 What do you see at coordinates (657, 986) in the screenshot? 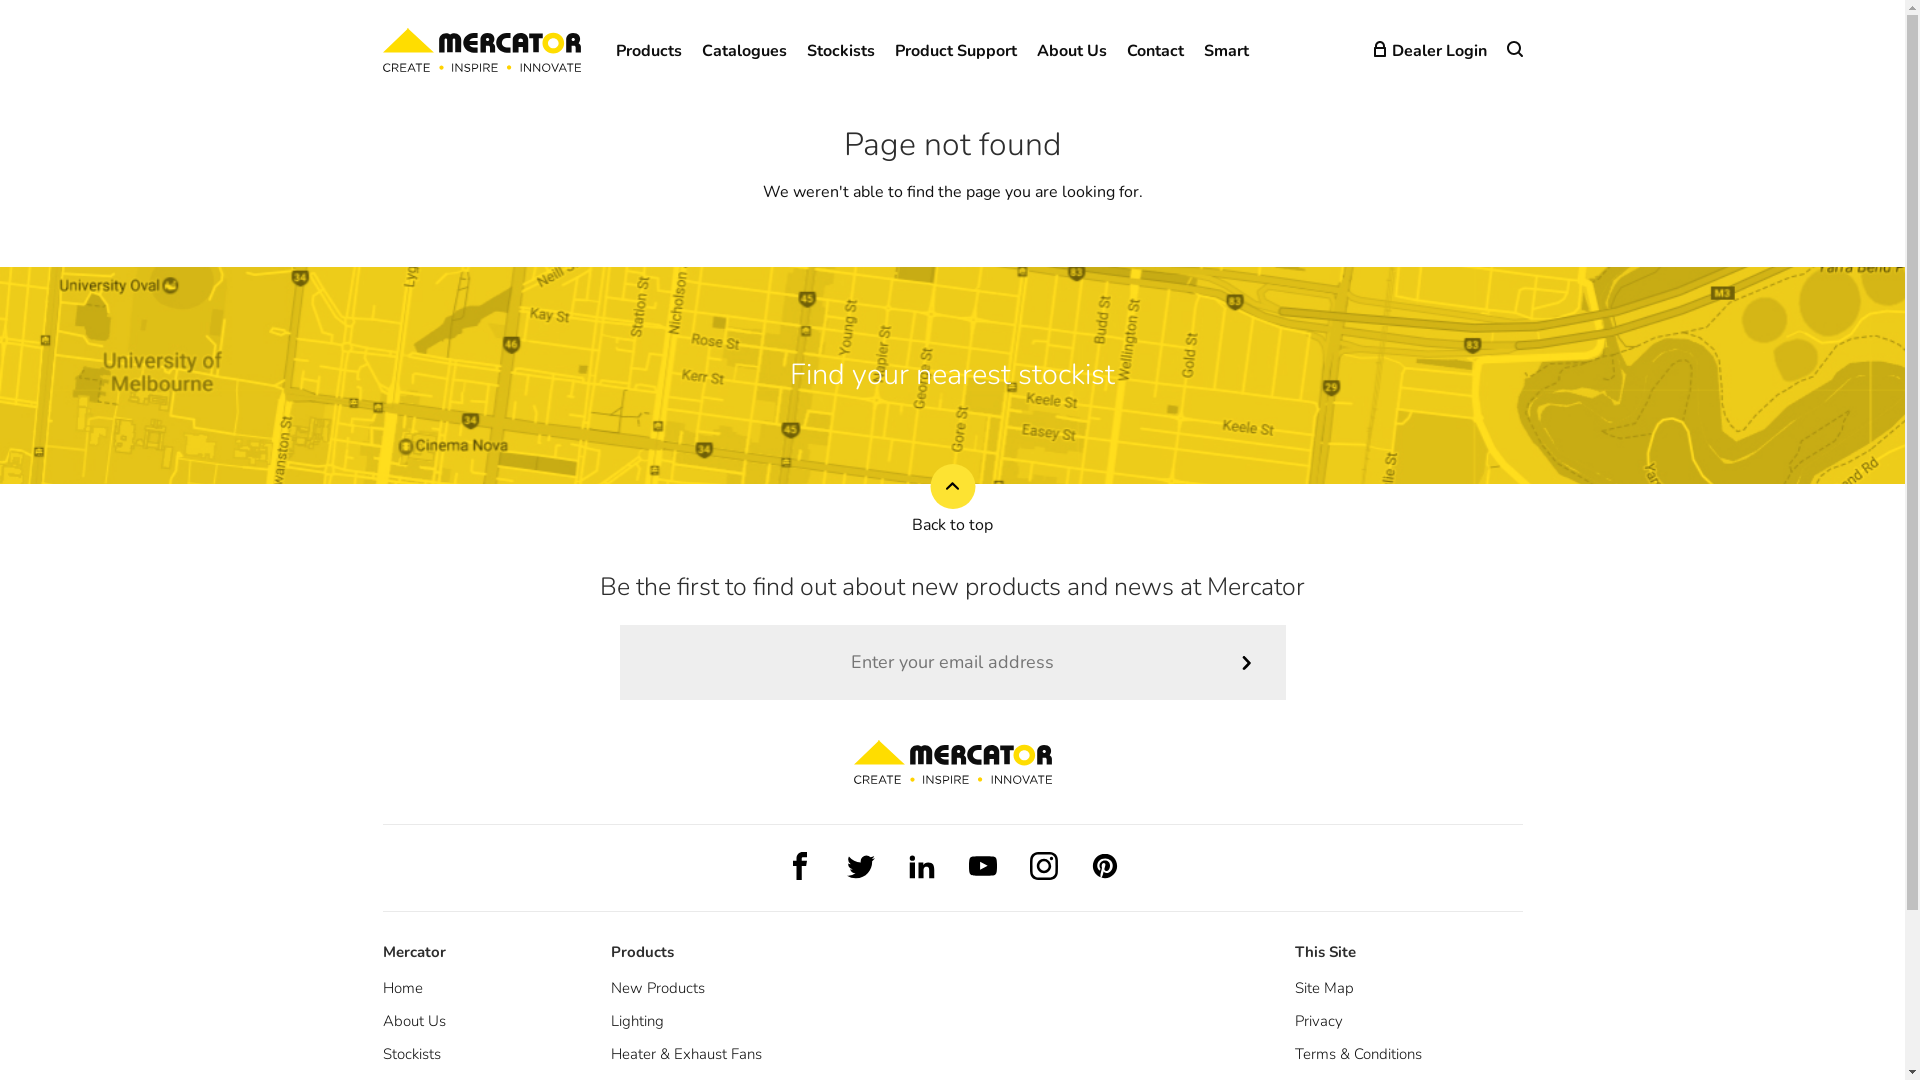
I see `'New Products'` at bounding box center [657, 986].